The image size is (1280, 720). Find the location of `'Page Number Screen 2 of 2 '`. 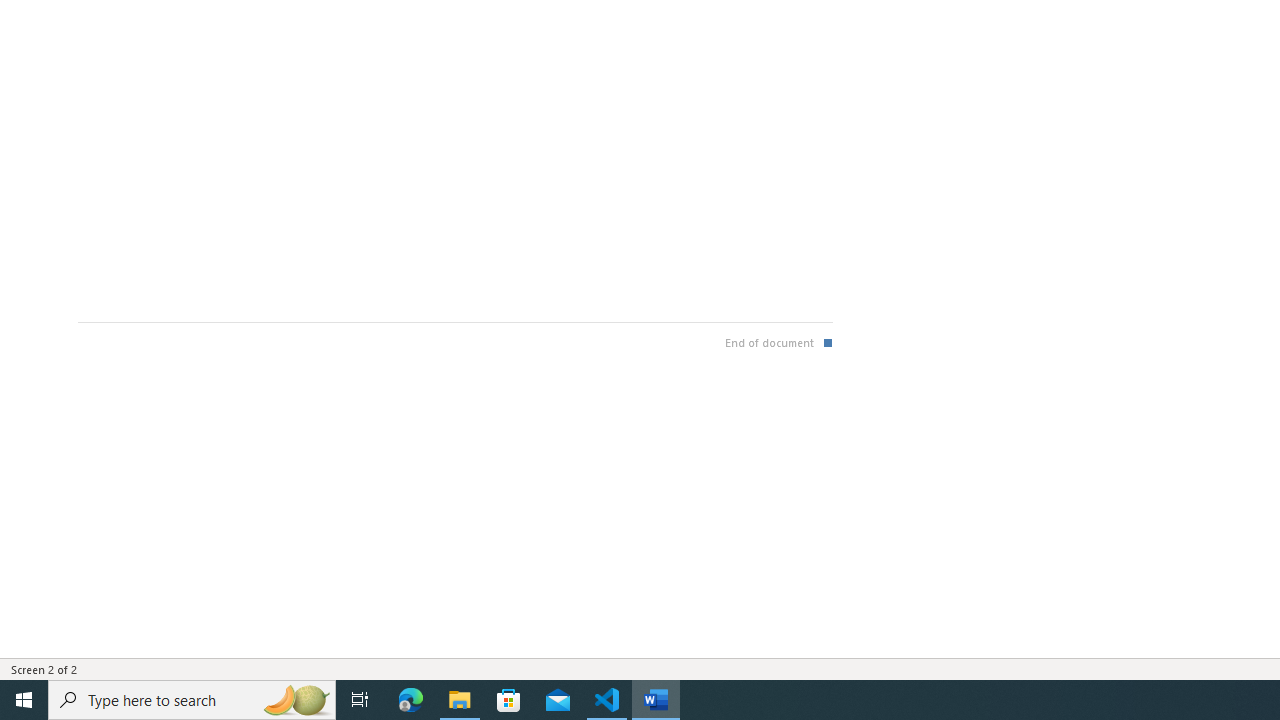

'Page Number Screen 2 of 2 ' is located at coordinates (44, 669).